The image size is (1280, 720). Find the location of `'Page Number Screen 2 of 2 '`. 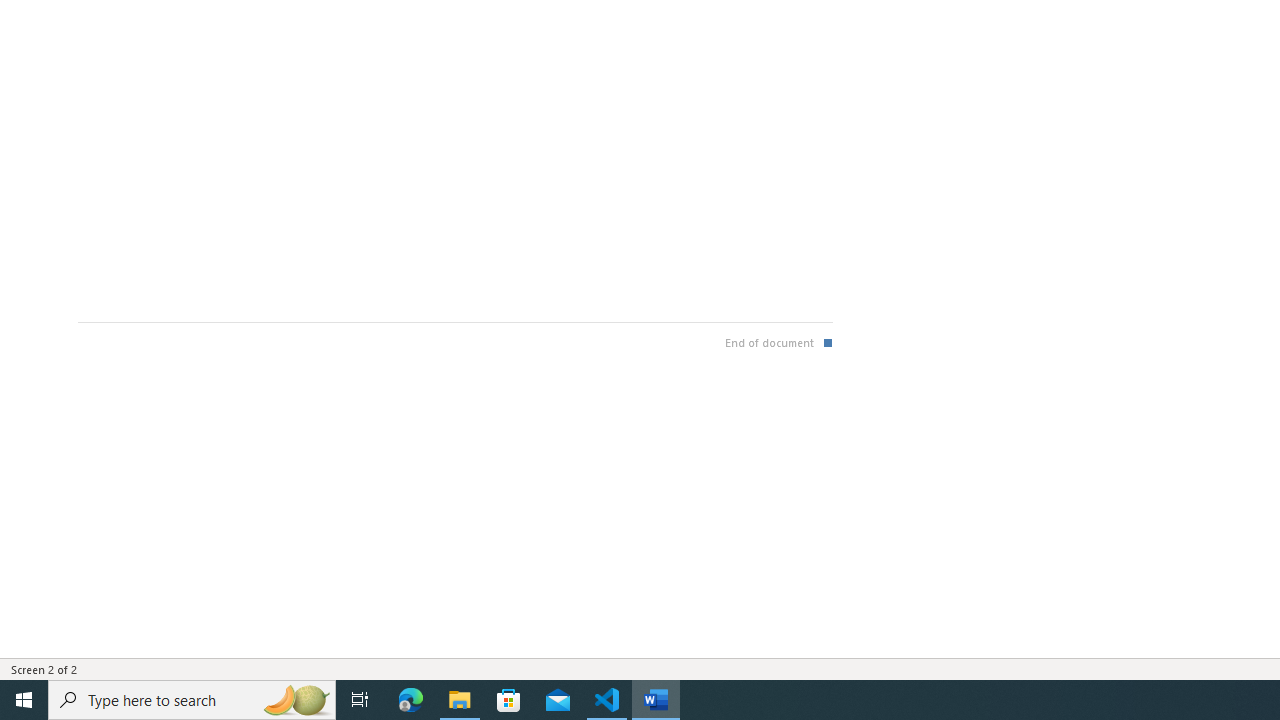

'Page Number Screen 2 of 2 ' is located at coordinates (44, 669).